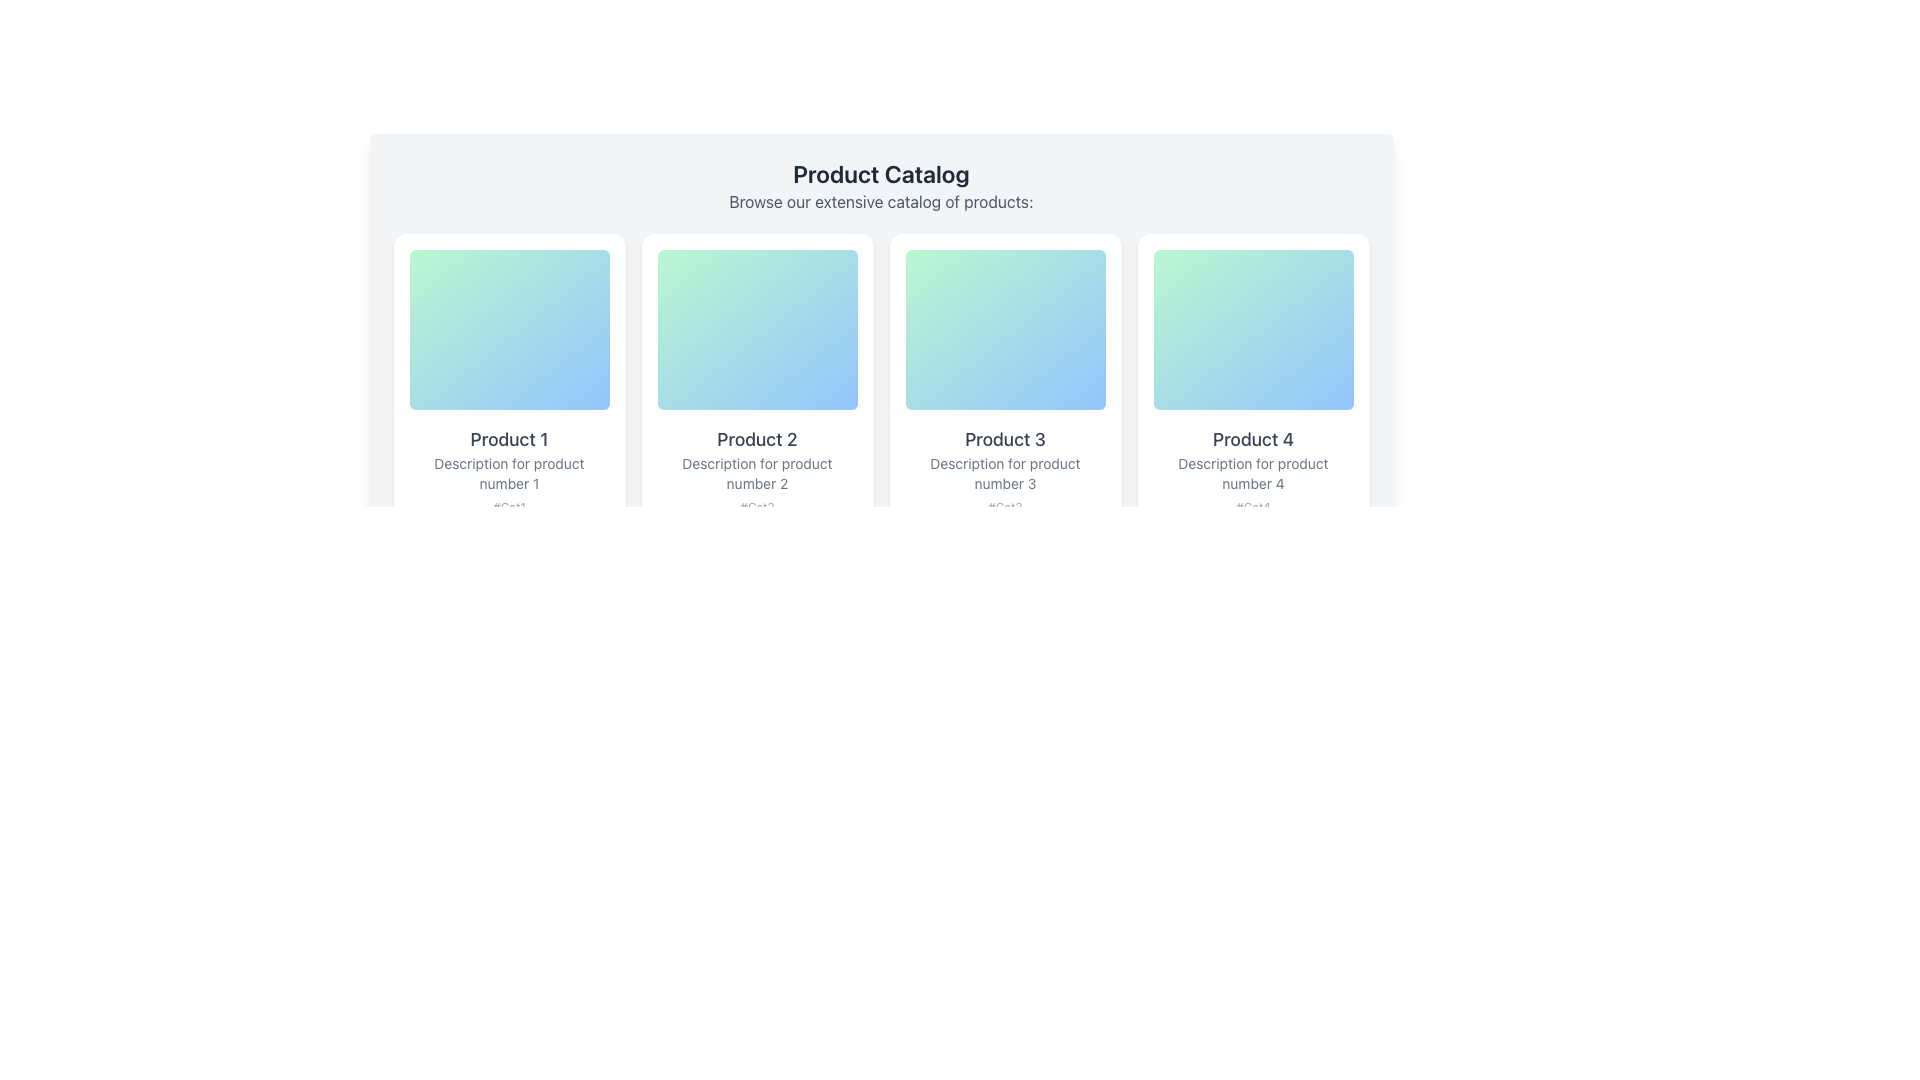  Describe the element at coordinates (1005, 474) in the screenshot. I see `the descriptive text element providing additional information about 'Product 3', located under the heading 'Product 3' within its card` at that location.